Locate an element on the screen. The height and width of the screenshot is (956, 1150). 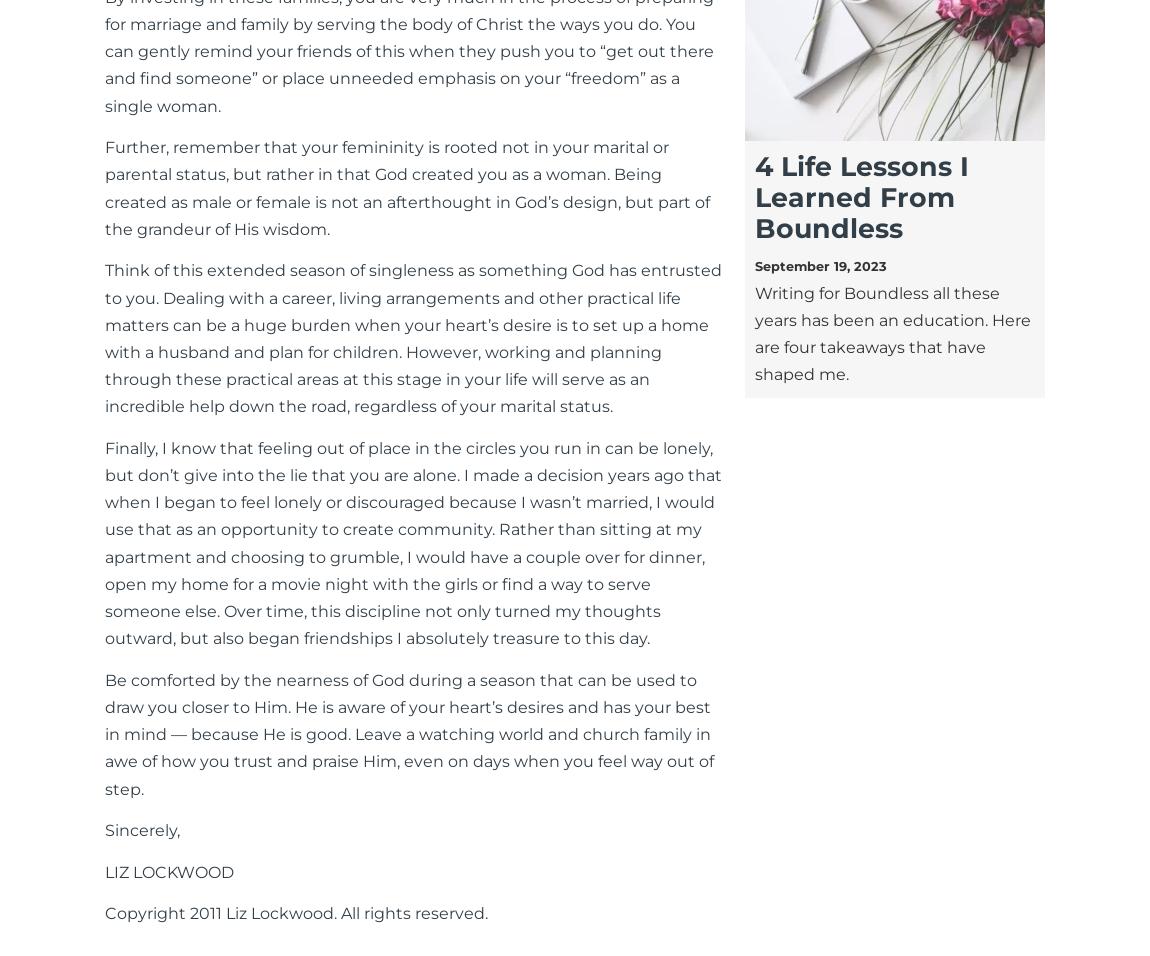
'September 19, 2023' is located at coordinates (818, 264).